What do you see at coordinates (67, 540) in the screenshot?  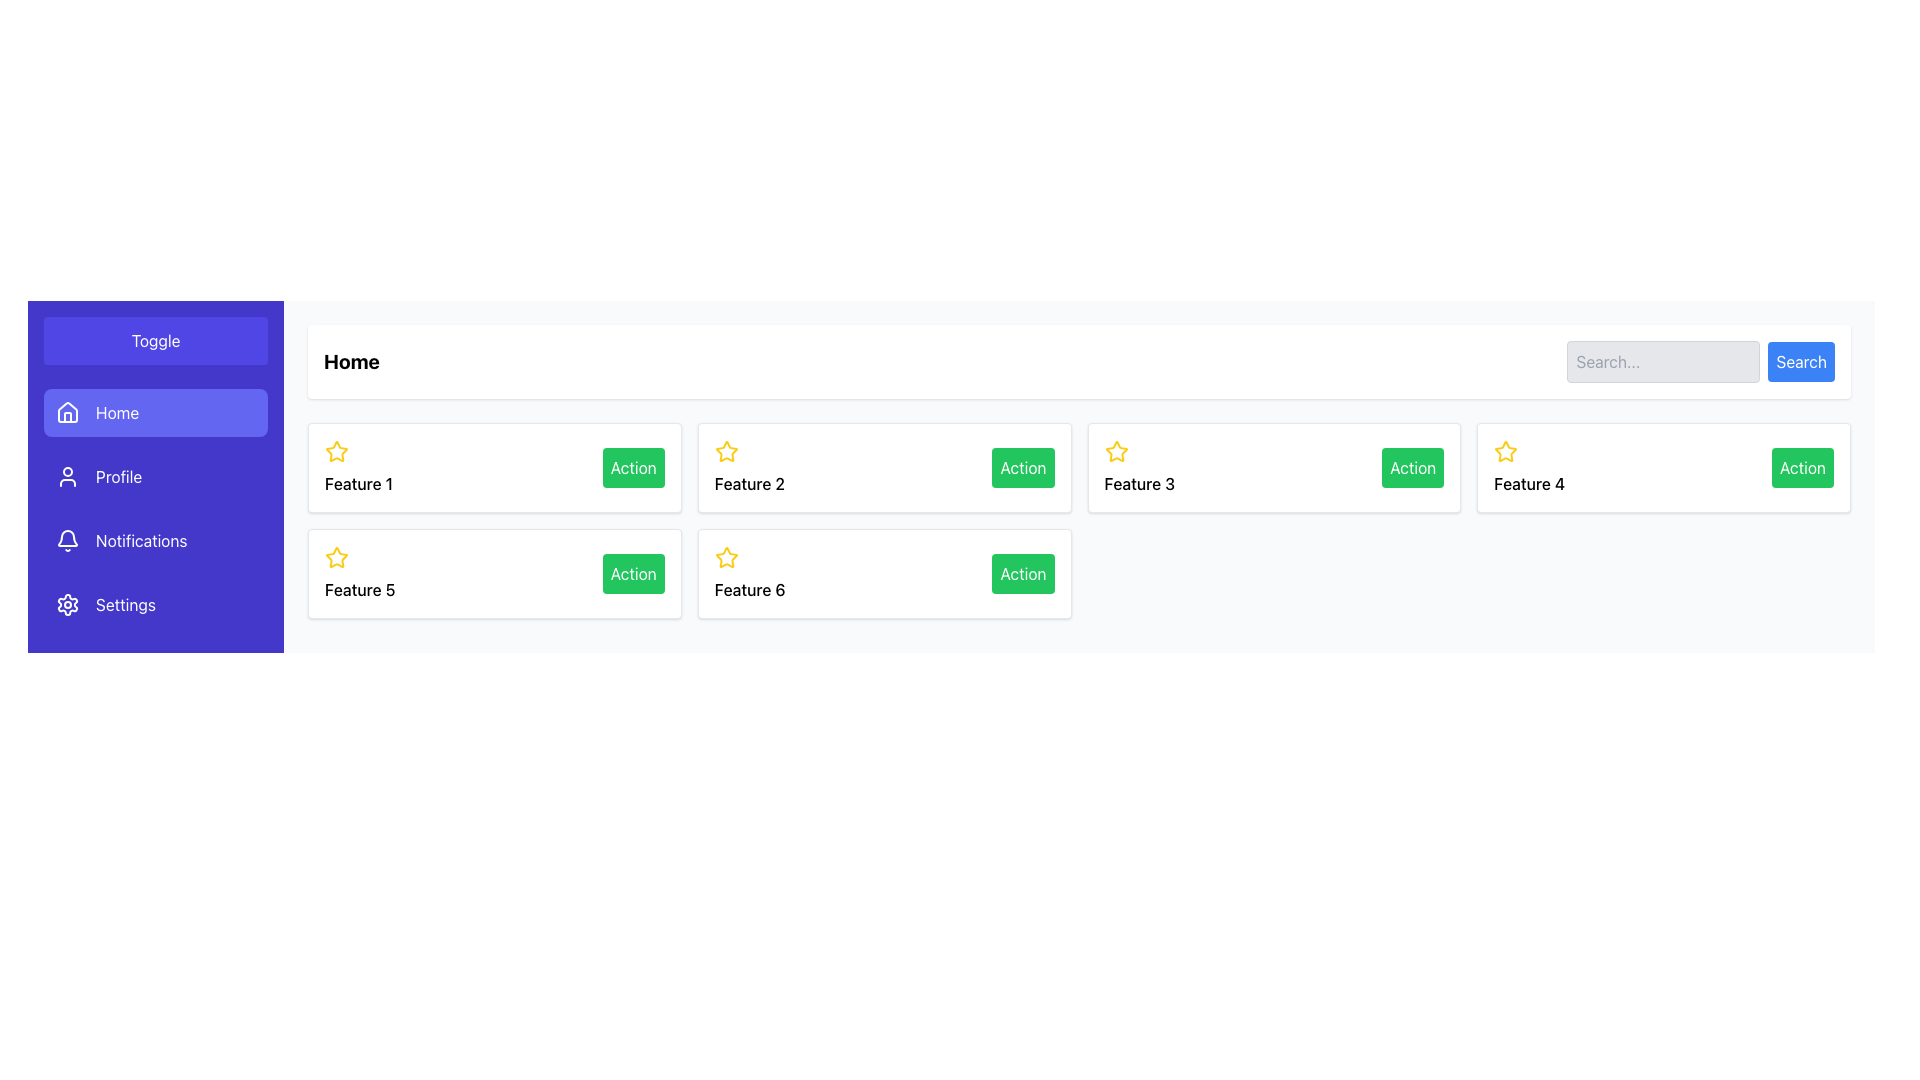 I see `the bell icon located in the sidebar menu under the 'Profile' menu item and above the 'Settings' menu item` at bounding box center [67, 540].